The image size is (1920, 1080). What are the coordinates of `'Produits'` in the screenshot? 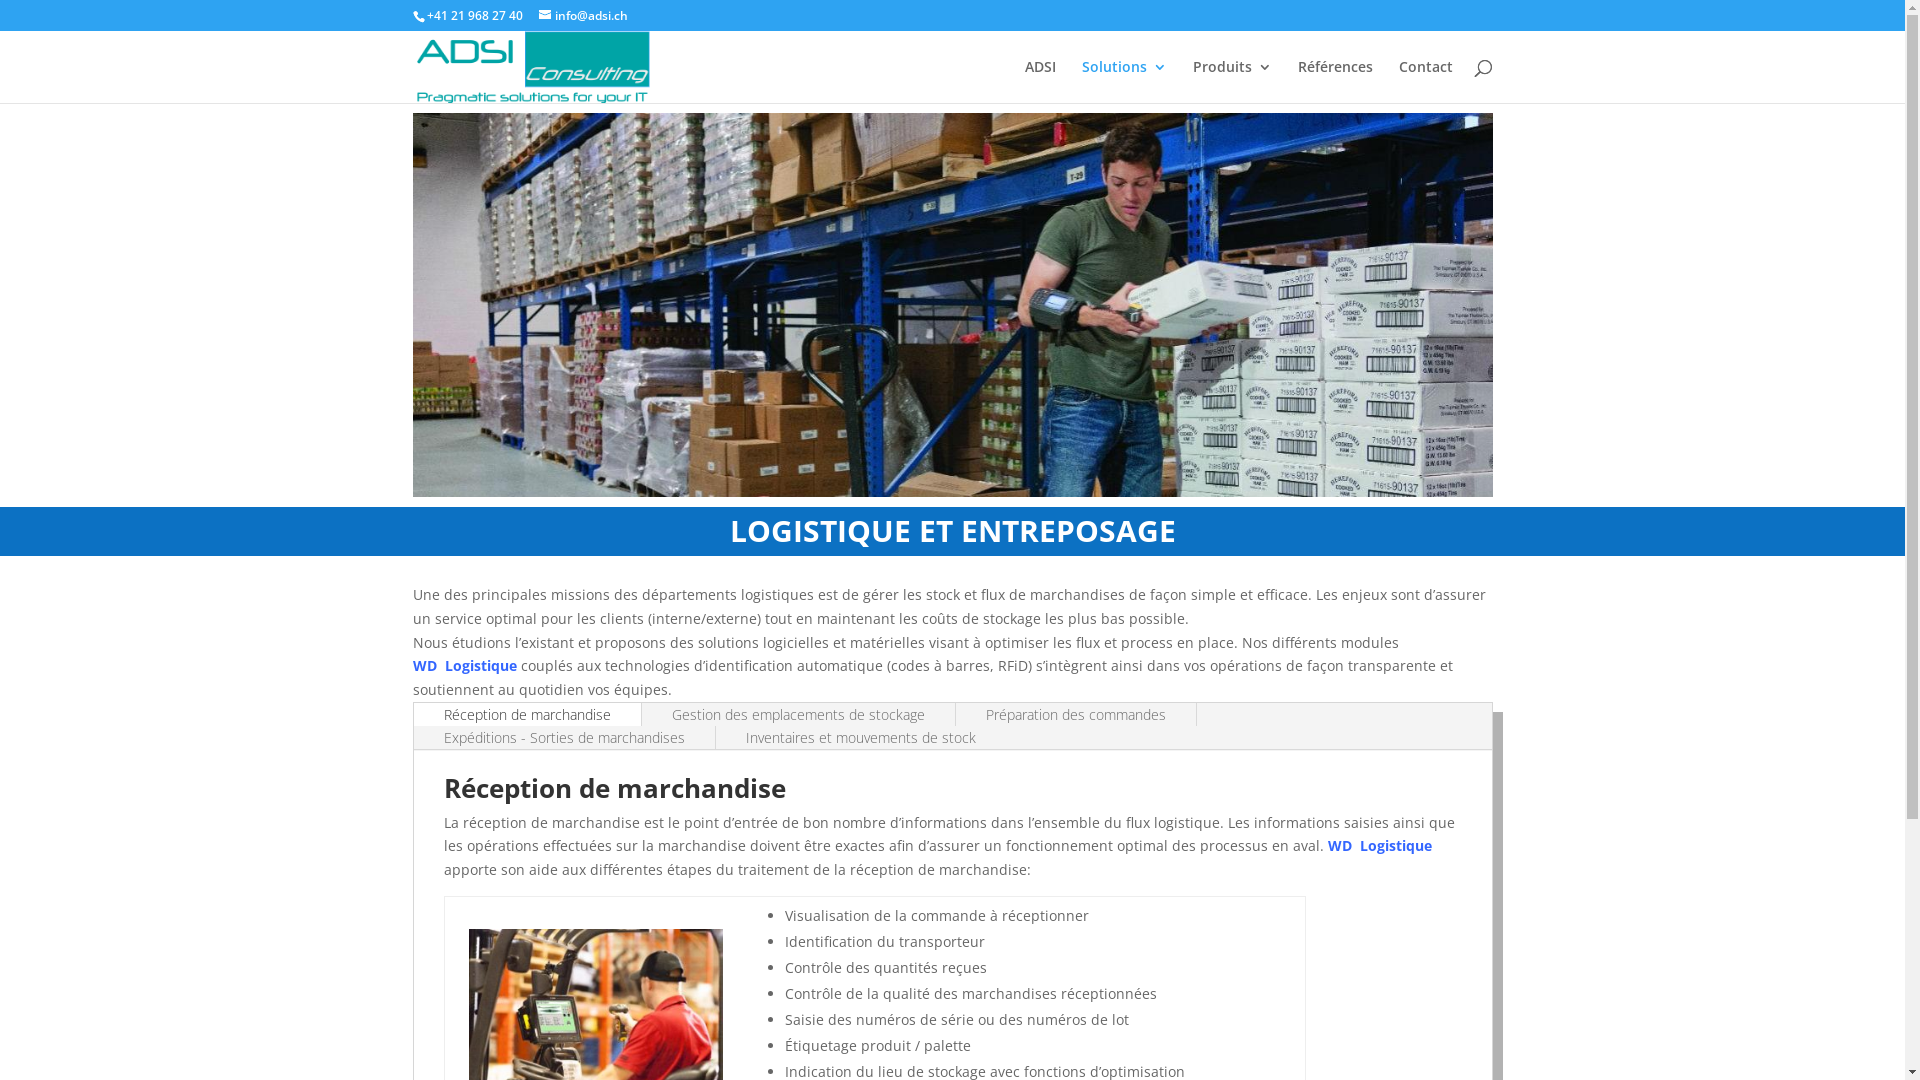 It's located at (1230, 80).